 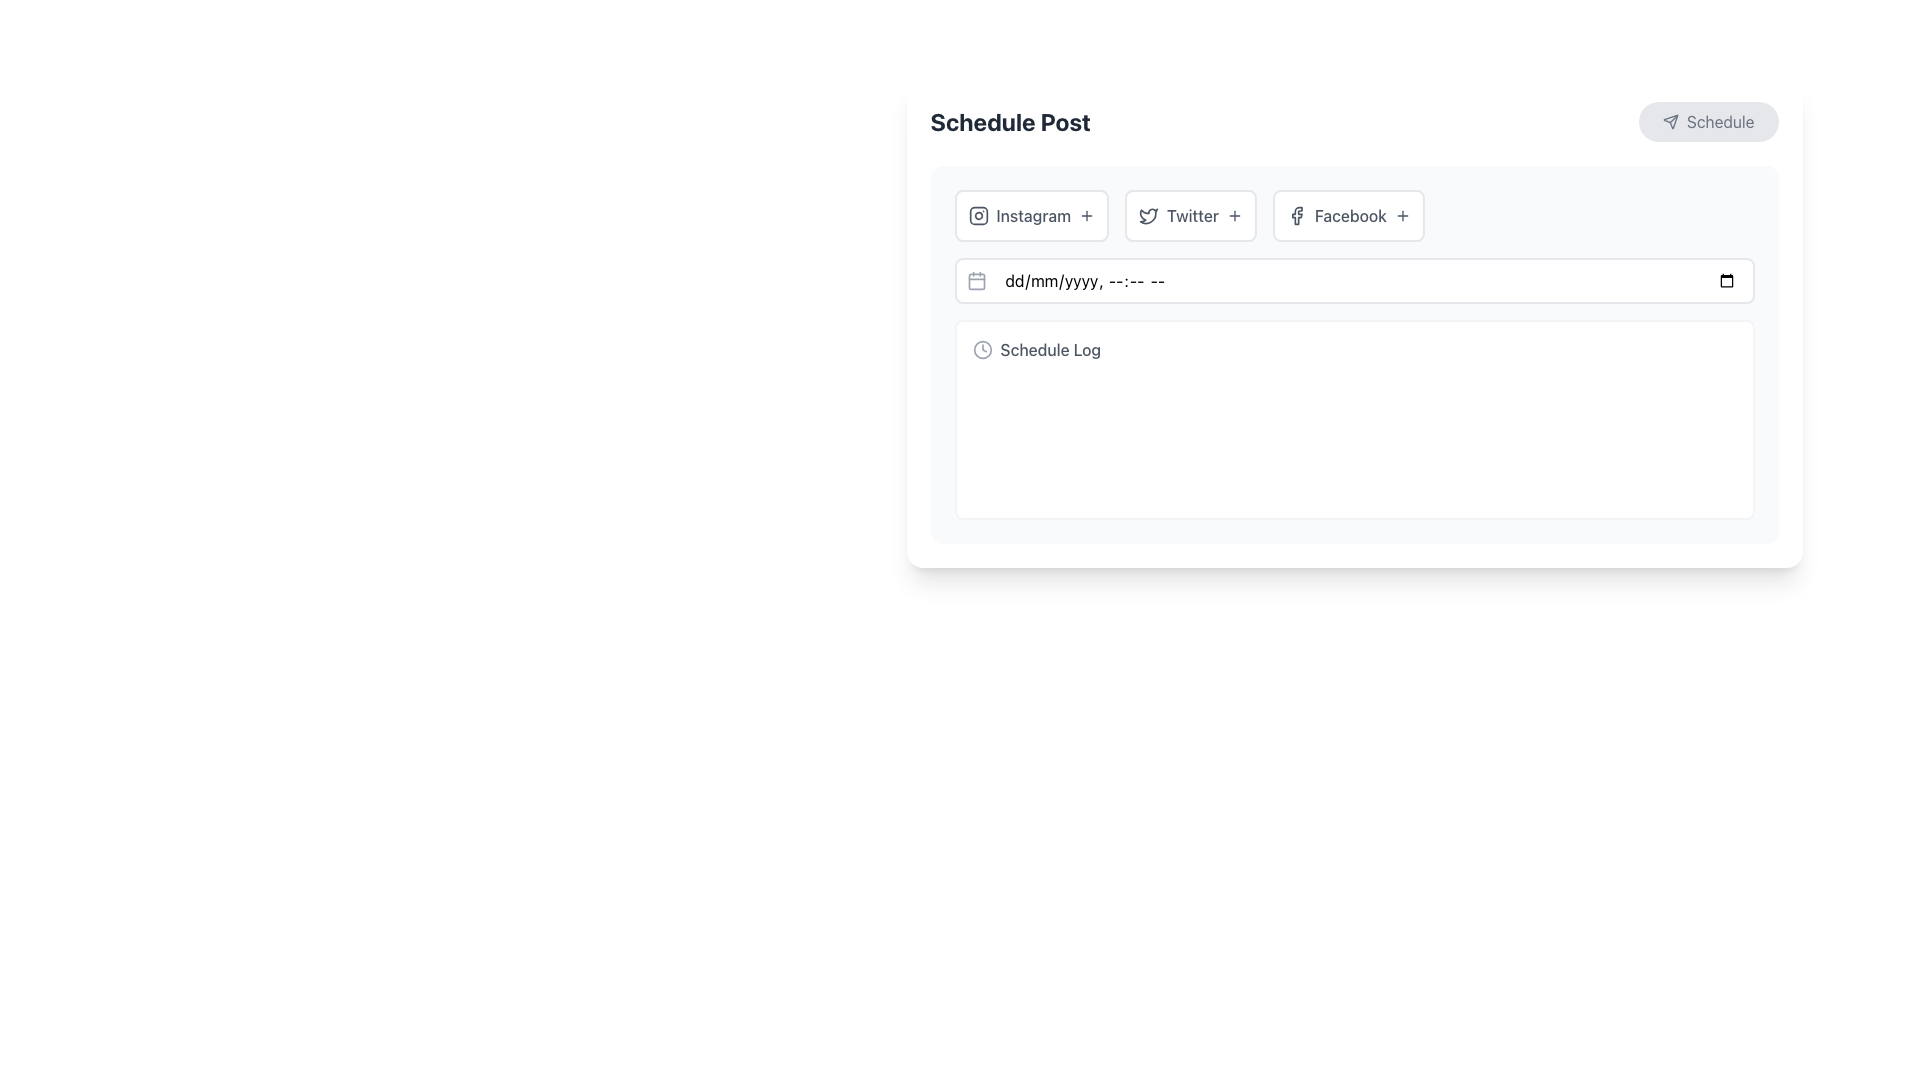 What do you see at coordinates (1296, 216) in the screenshot?
I see `the Facebook icon button, which is a small stylized 'F' icon located in the center-top of the interface, specifically positioned third in a row of social media buttons` at bounding box center [1296, 216].